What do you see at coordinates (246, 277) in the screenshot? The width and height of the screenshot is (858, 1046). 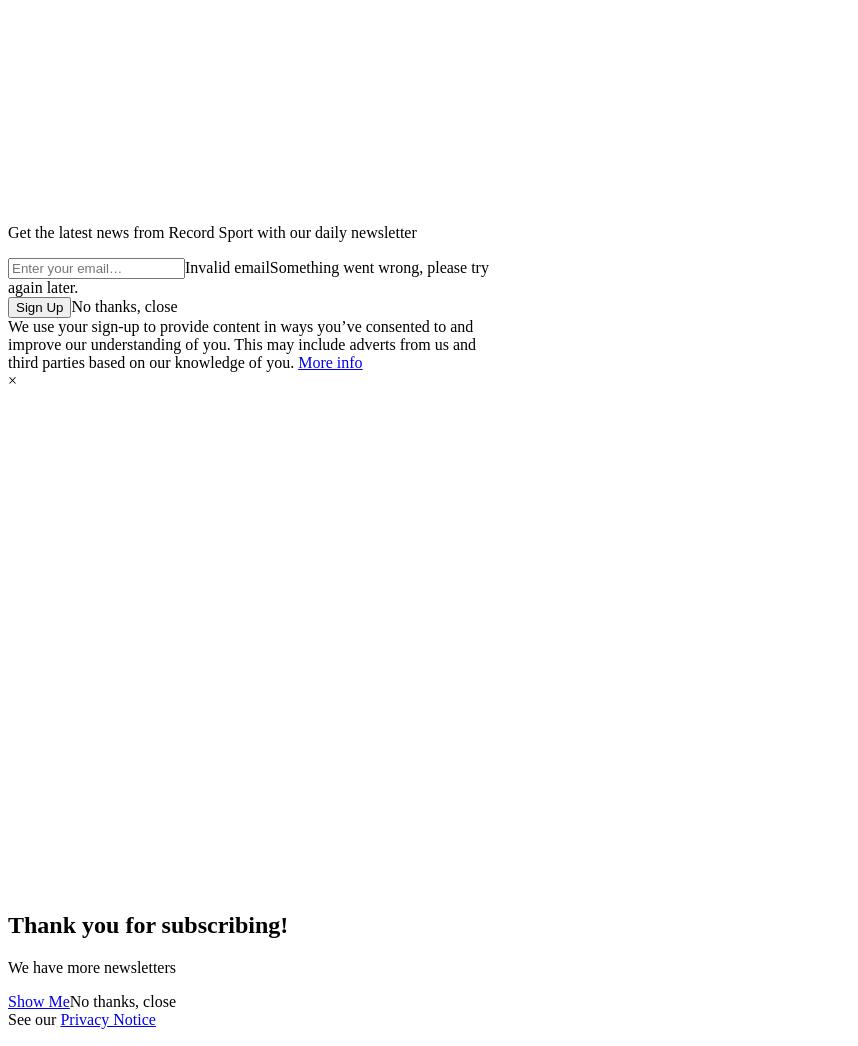 I see `'Something went wrong, please try again later.'` at bounding box center [246, 277].